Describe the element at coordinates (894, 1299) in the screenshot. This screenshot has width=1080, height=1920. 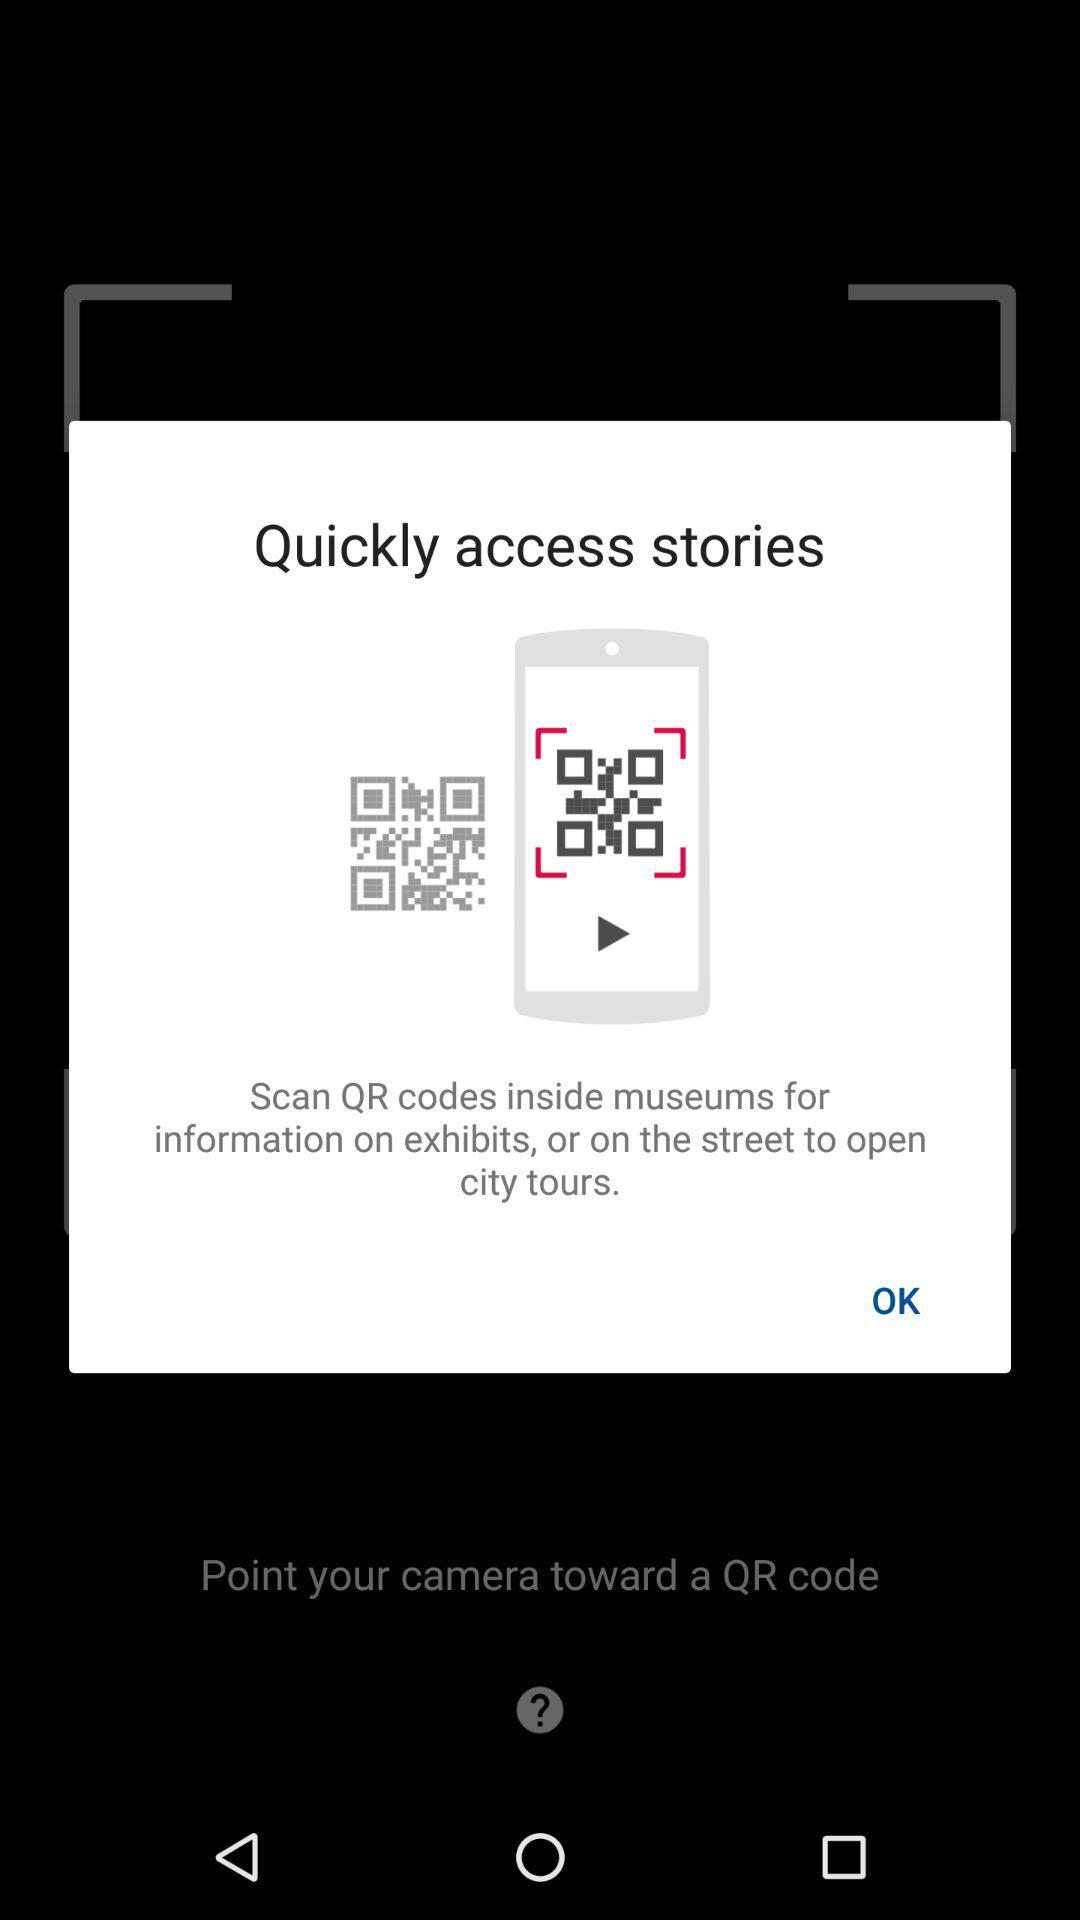
I see `the ok` at that location.